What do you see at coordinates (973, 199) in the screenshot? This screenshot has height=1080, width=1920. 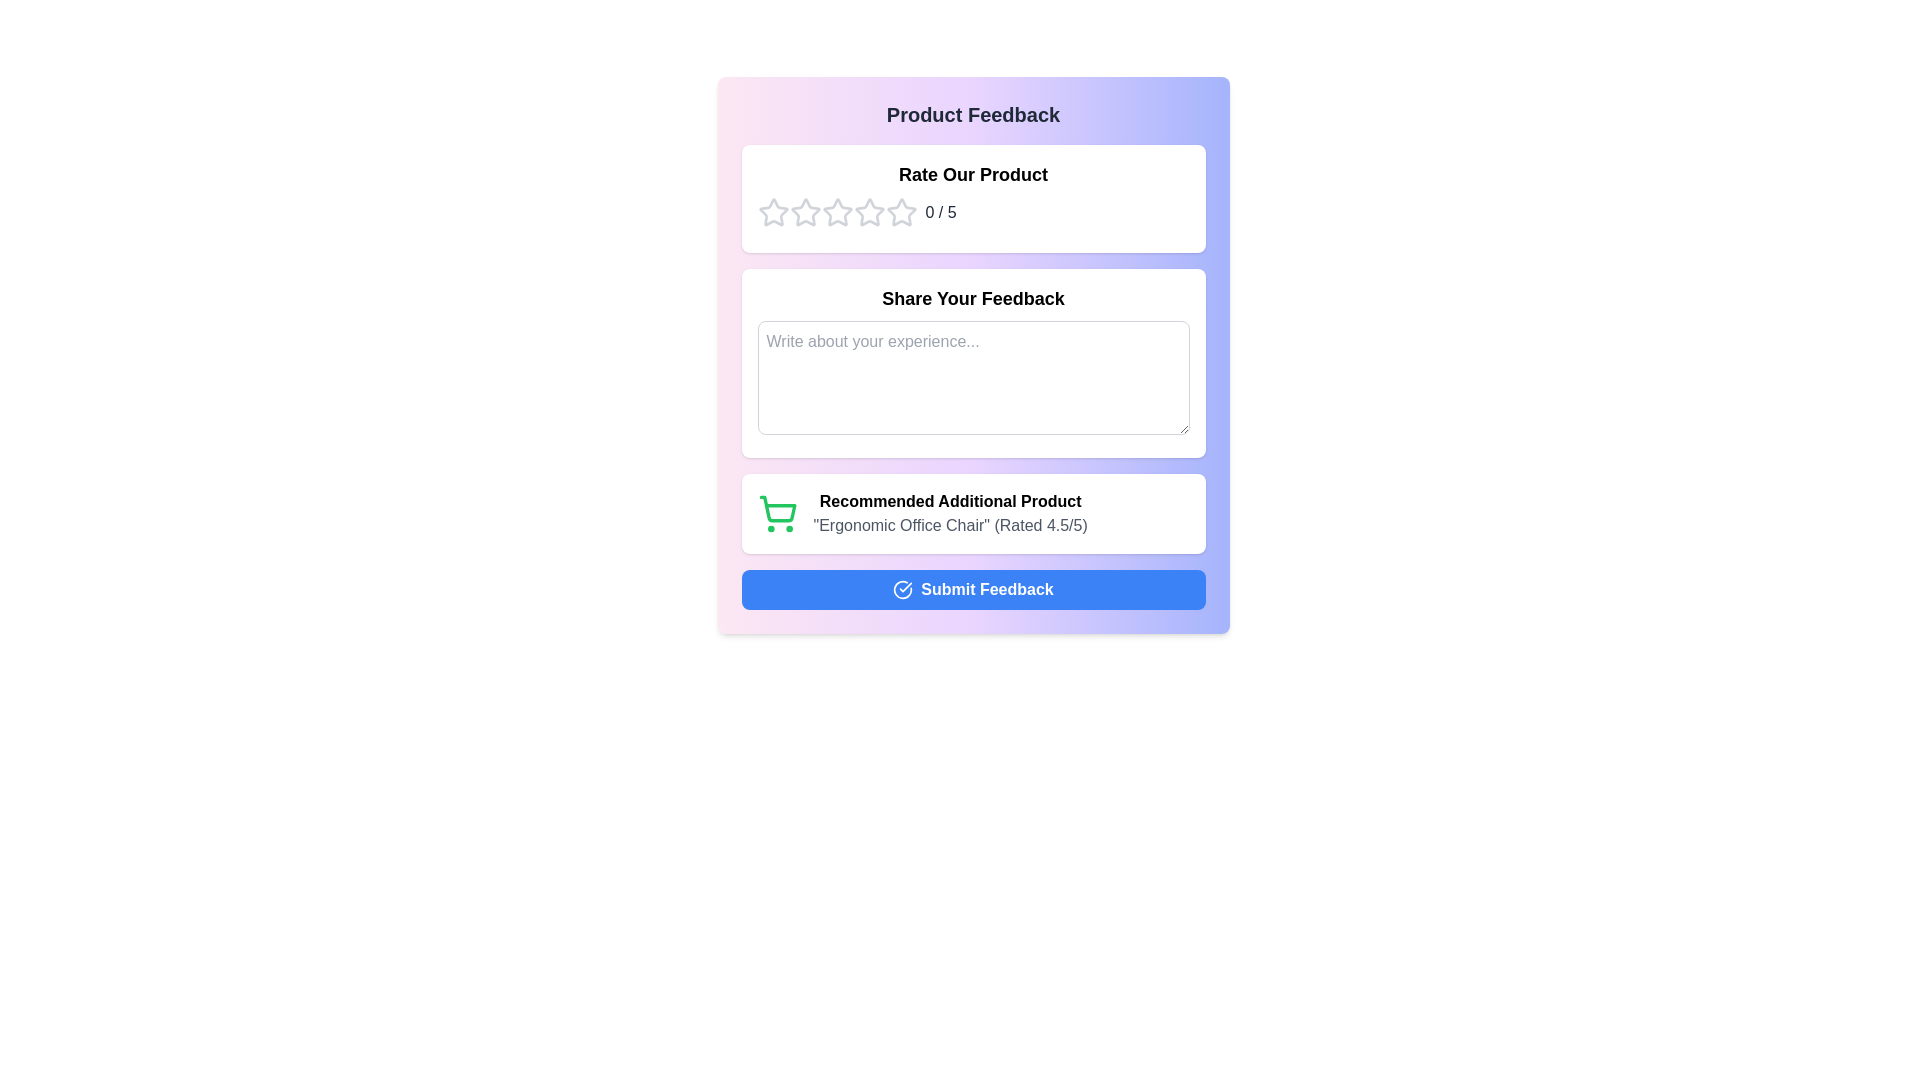 I see `one of the outlined stars in the Rating widget titled 'Rate Our Product' to give a rating` at bounding box center [973, 199].